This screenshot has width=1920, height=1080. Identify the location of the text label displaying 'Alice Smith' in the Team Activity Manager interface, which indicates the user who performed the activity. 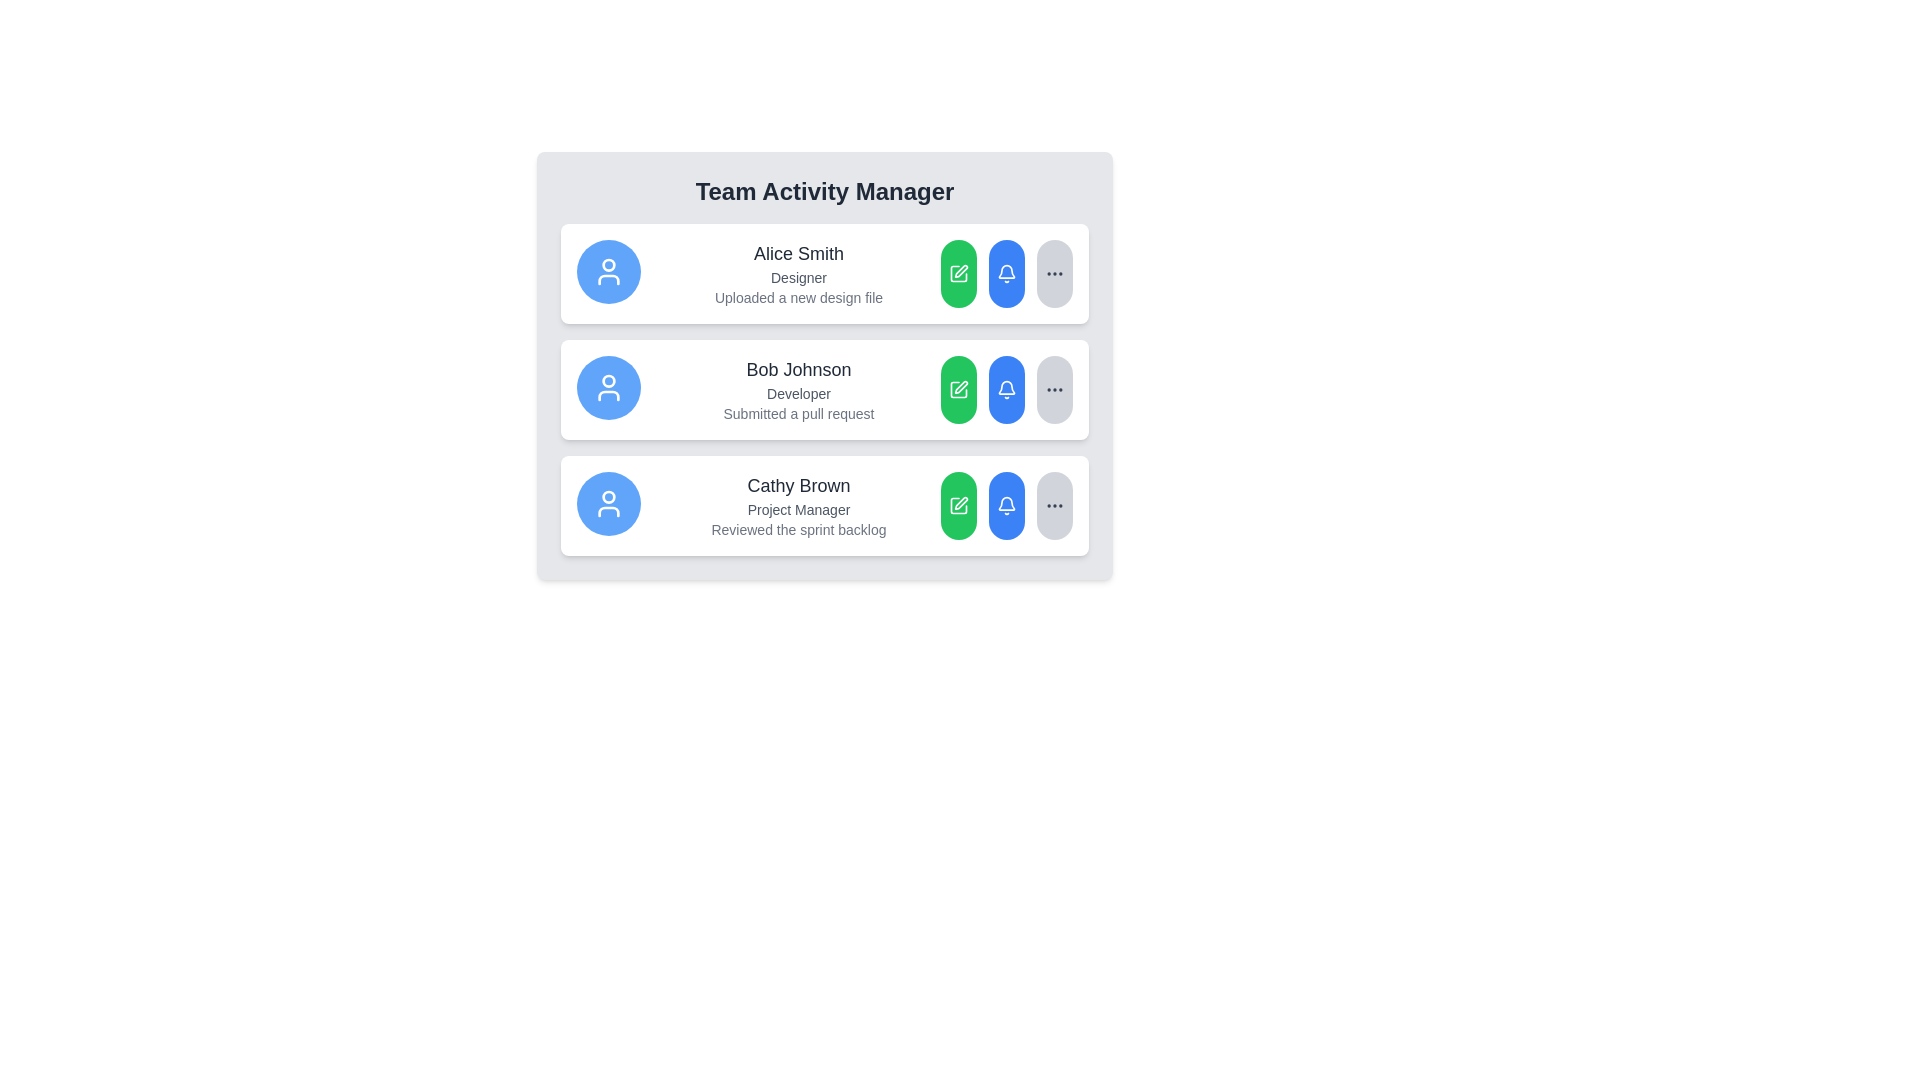
(797, 253).